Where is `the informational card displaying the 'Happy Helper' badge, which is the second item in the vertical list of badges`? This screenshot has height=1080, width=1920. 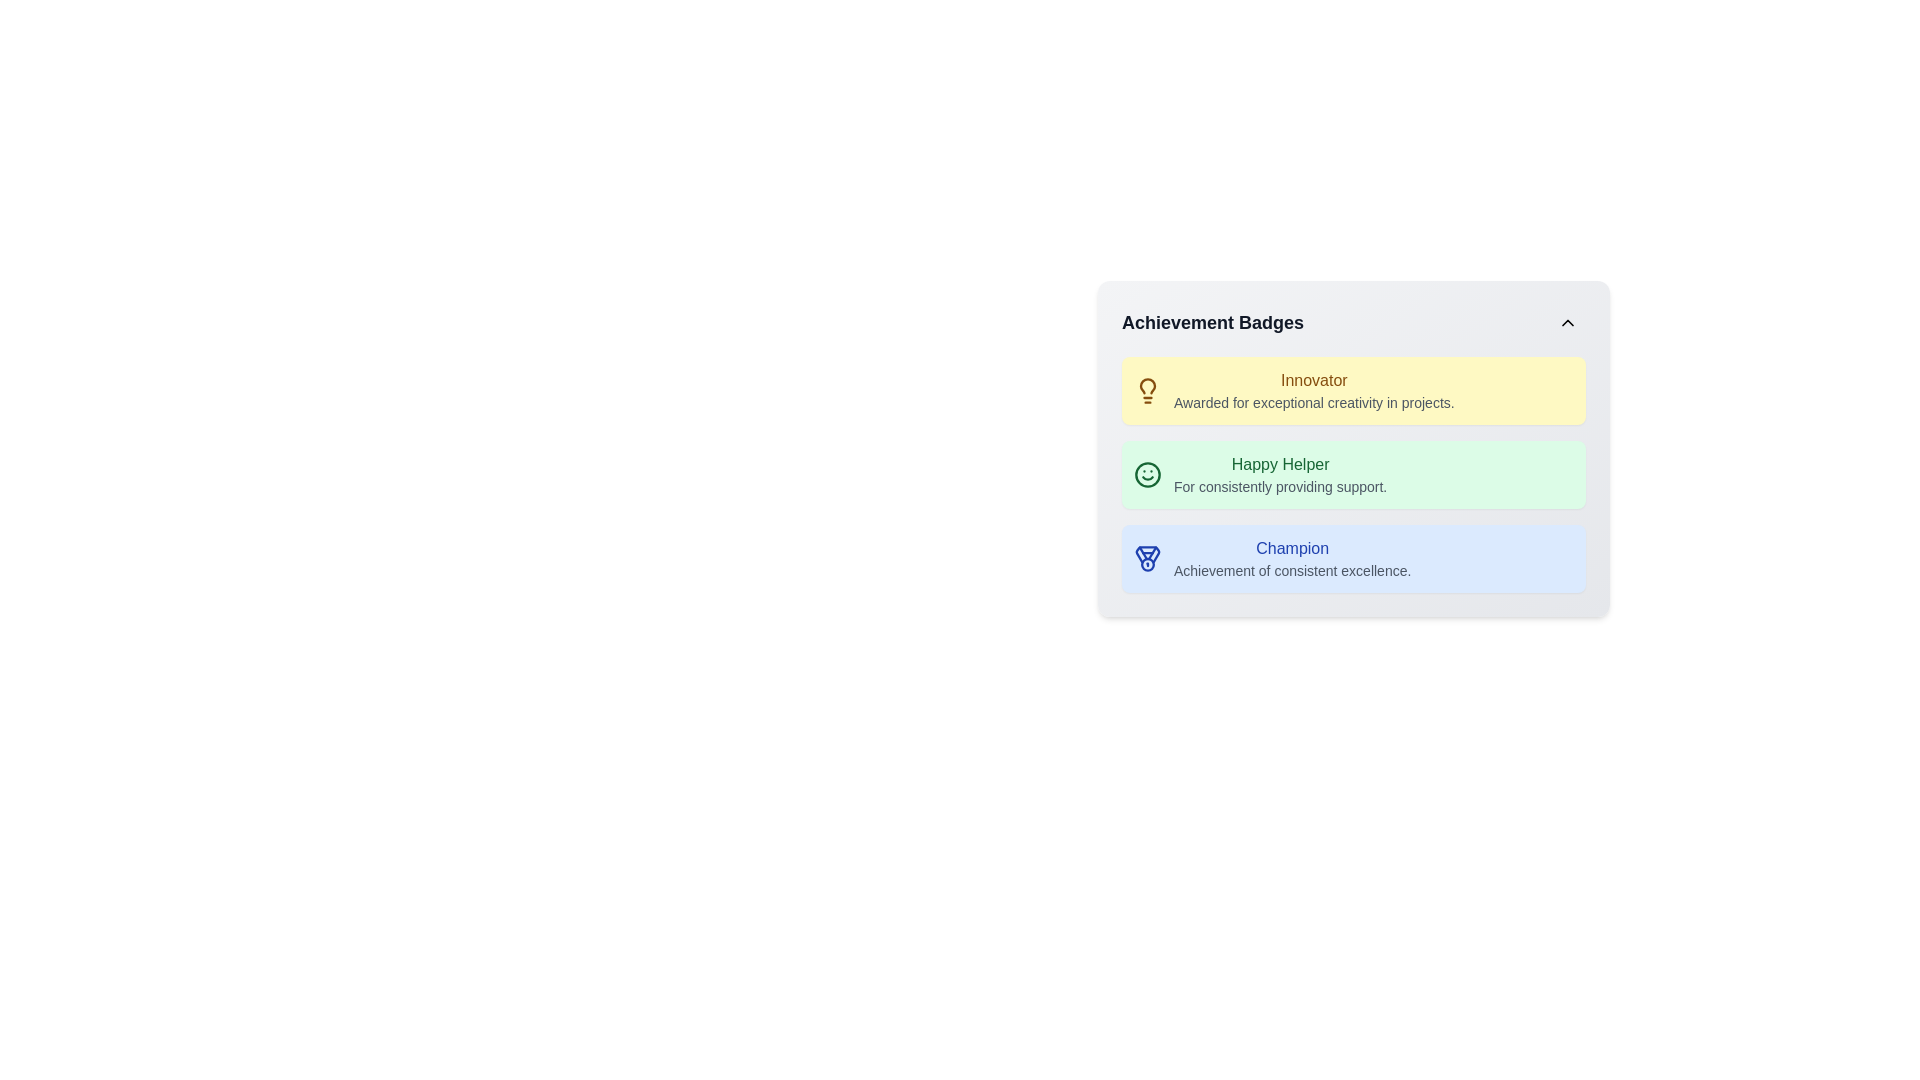
the informational card displaying the 'Happy Helper' badge, which is the second item in the vertical list of badges is located at coordinates (1353, 447).